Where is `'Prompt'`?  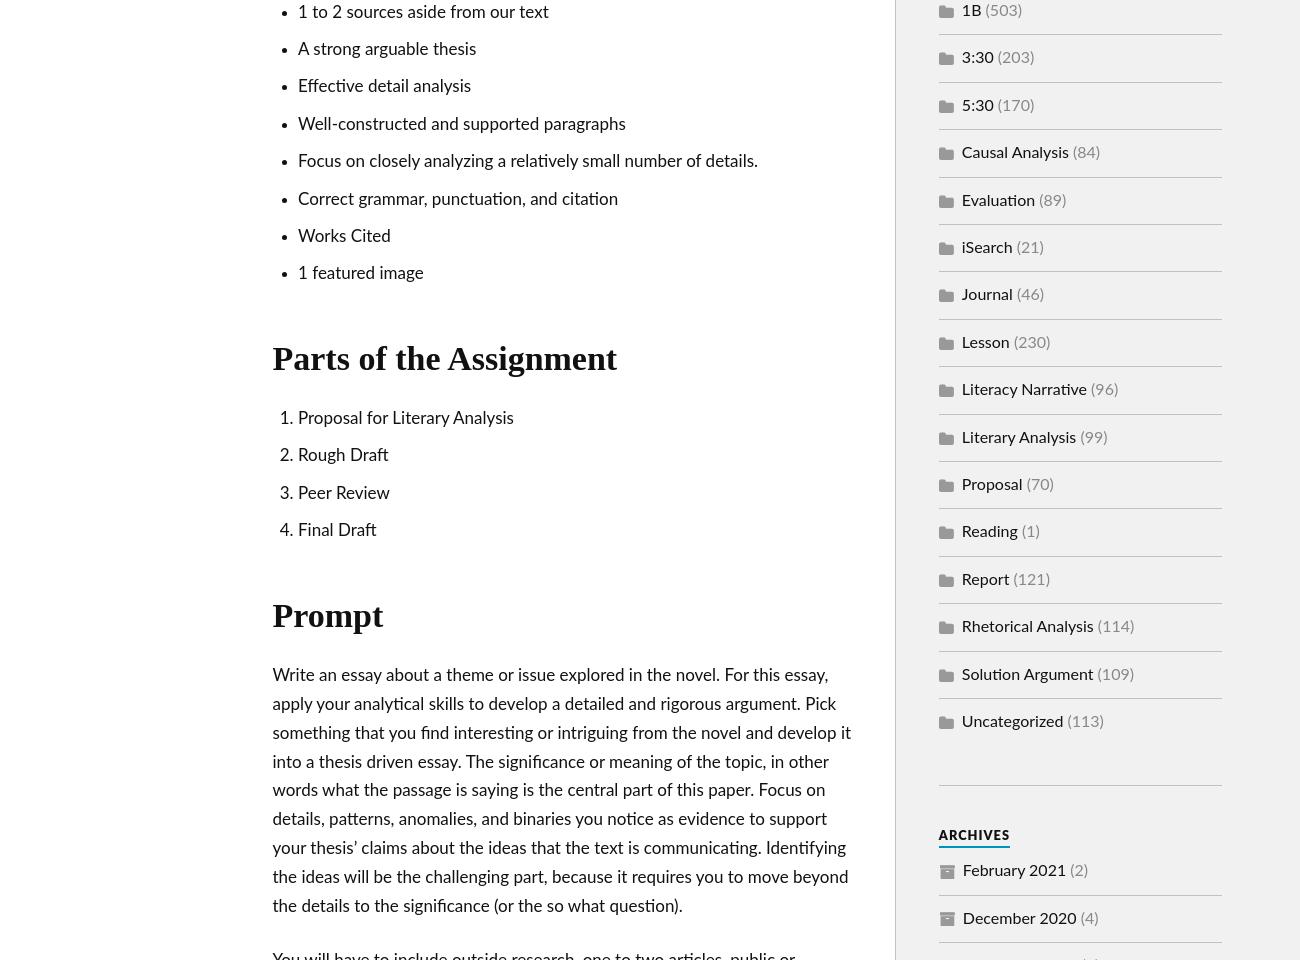
'Prompt' is located at coordinates (270, 614).